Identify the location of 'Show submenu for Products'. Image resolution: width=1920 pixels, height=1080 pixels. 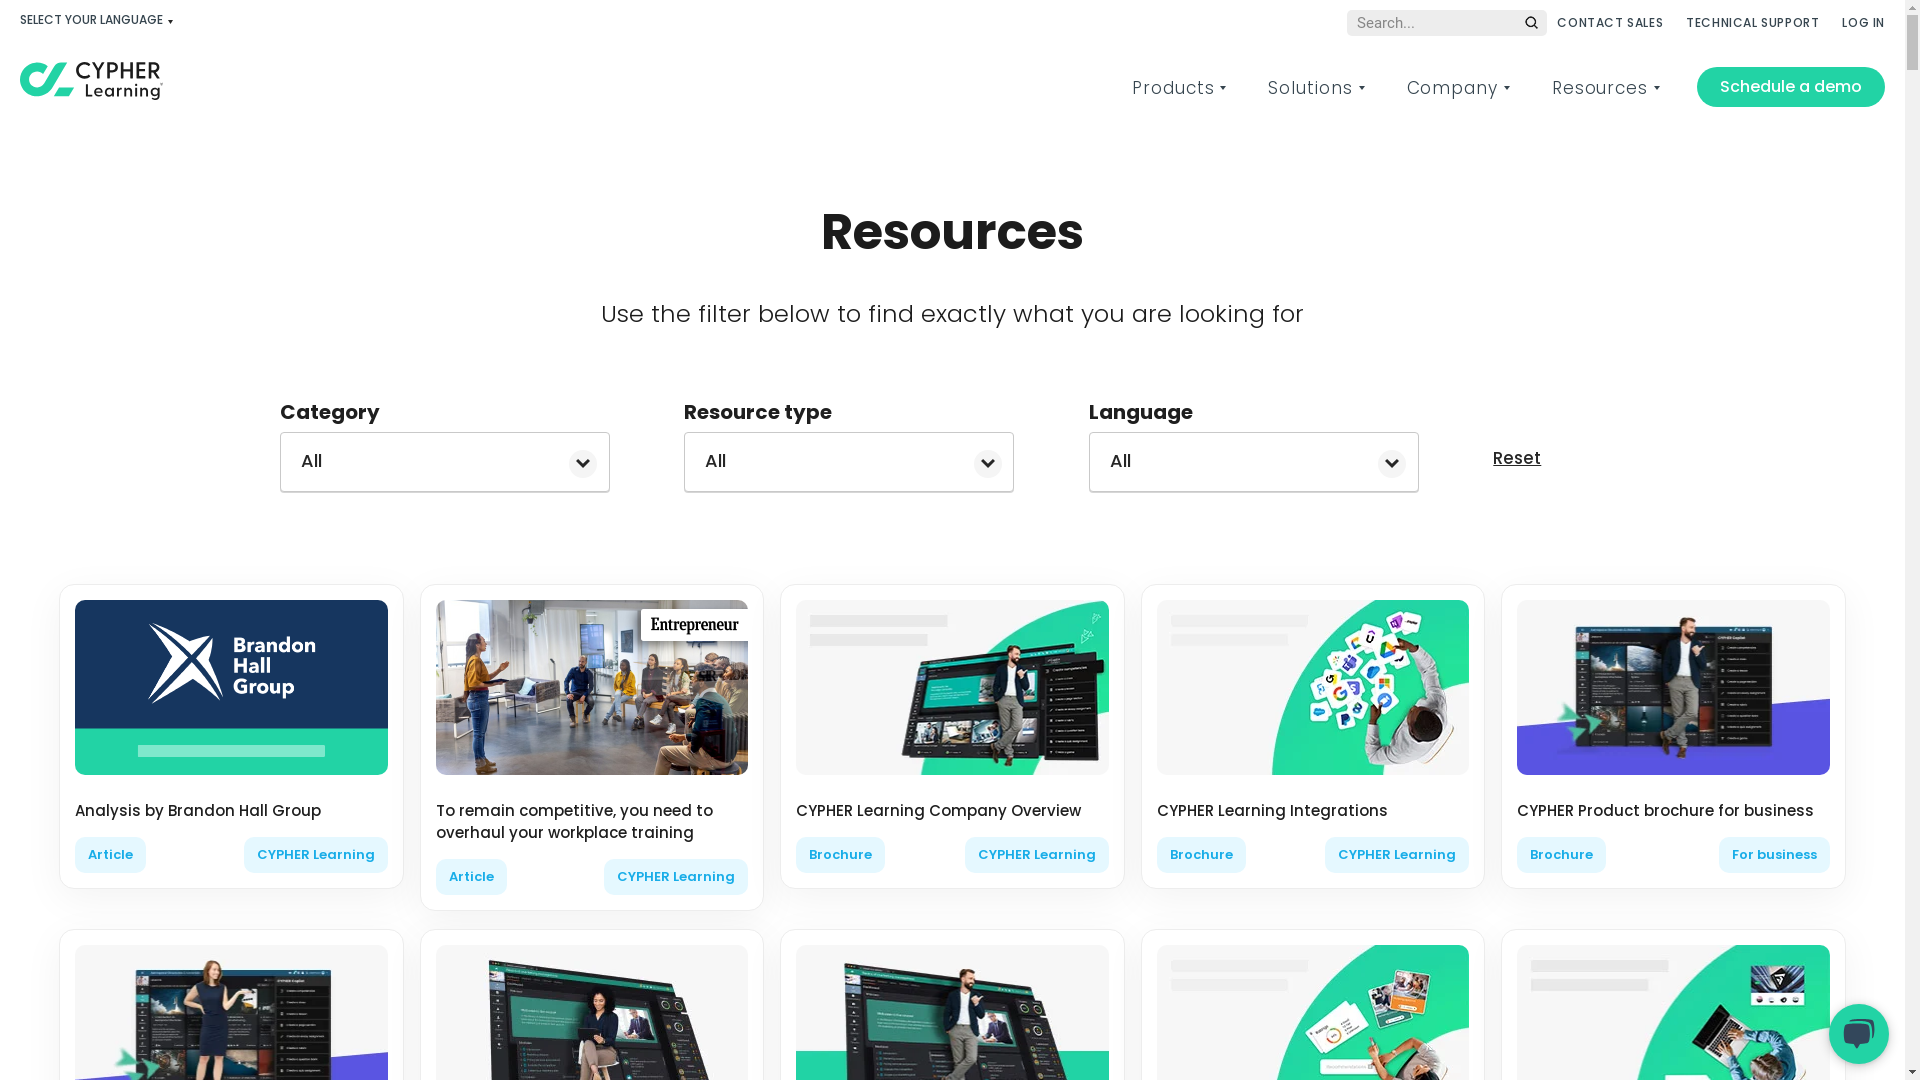
(1221, 87).